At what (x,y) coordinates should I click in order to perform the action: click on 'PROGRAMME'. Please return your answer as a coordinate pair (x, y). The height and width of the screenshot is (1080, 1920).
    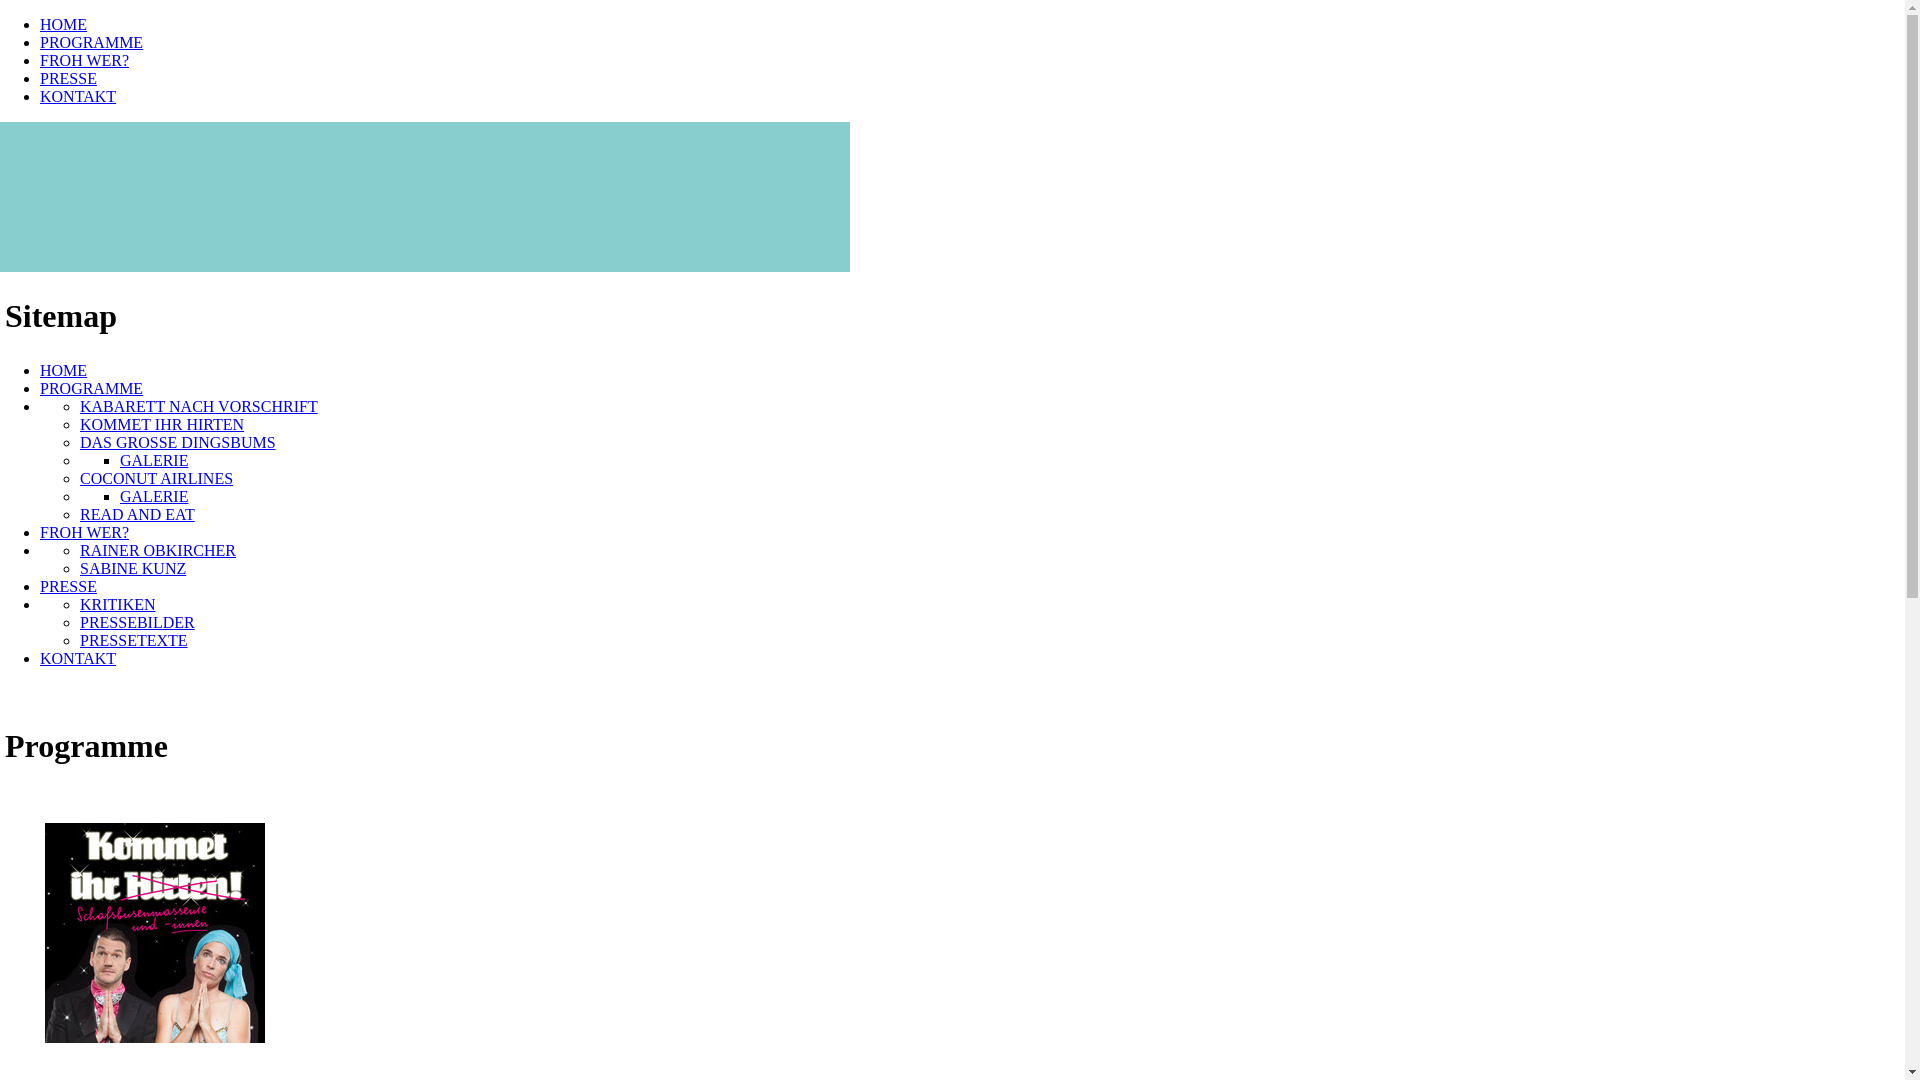
    Looking at the image, I should click on (90, 388).